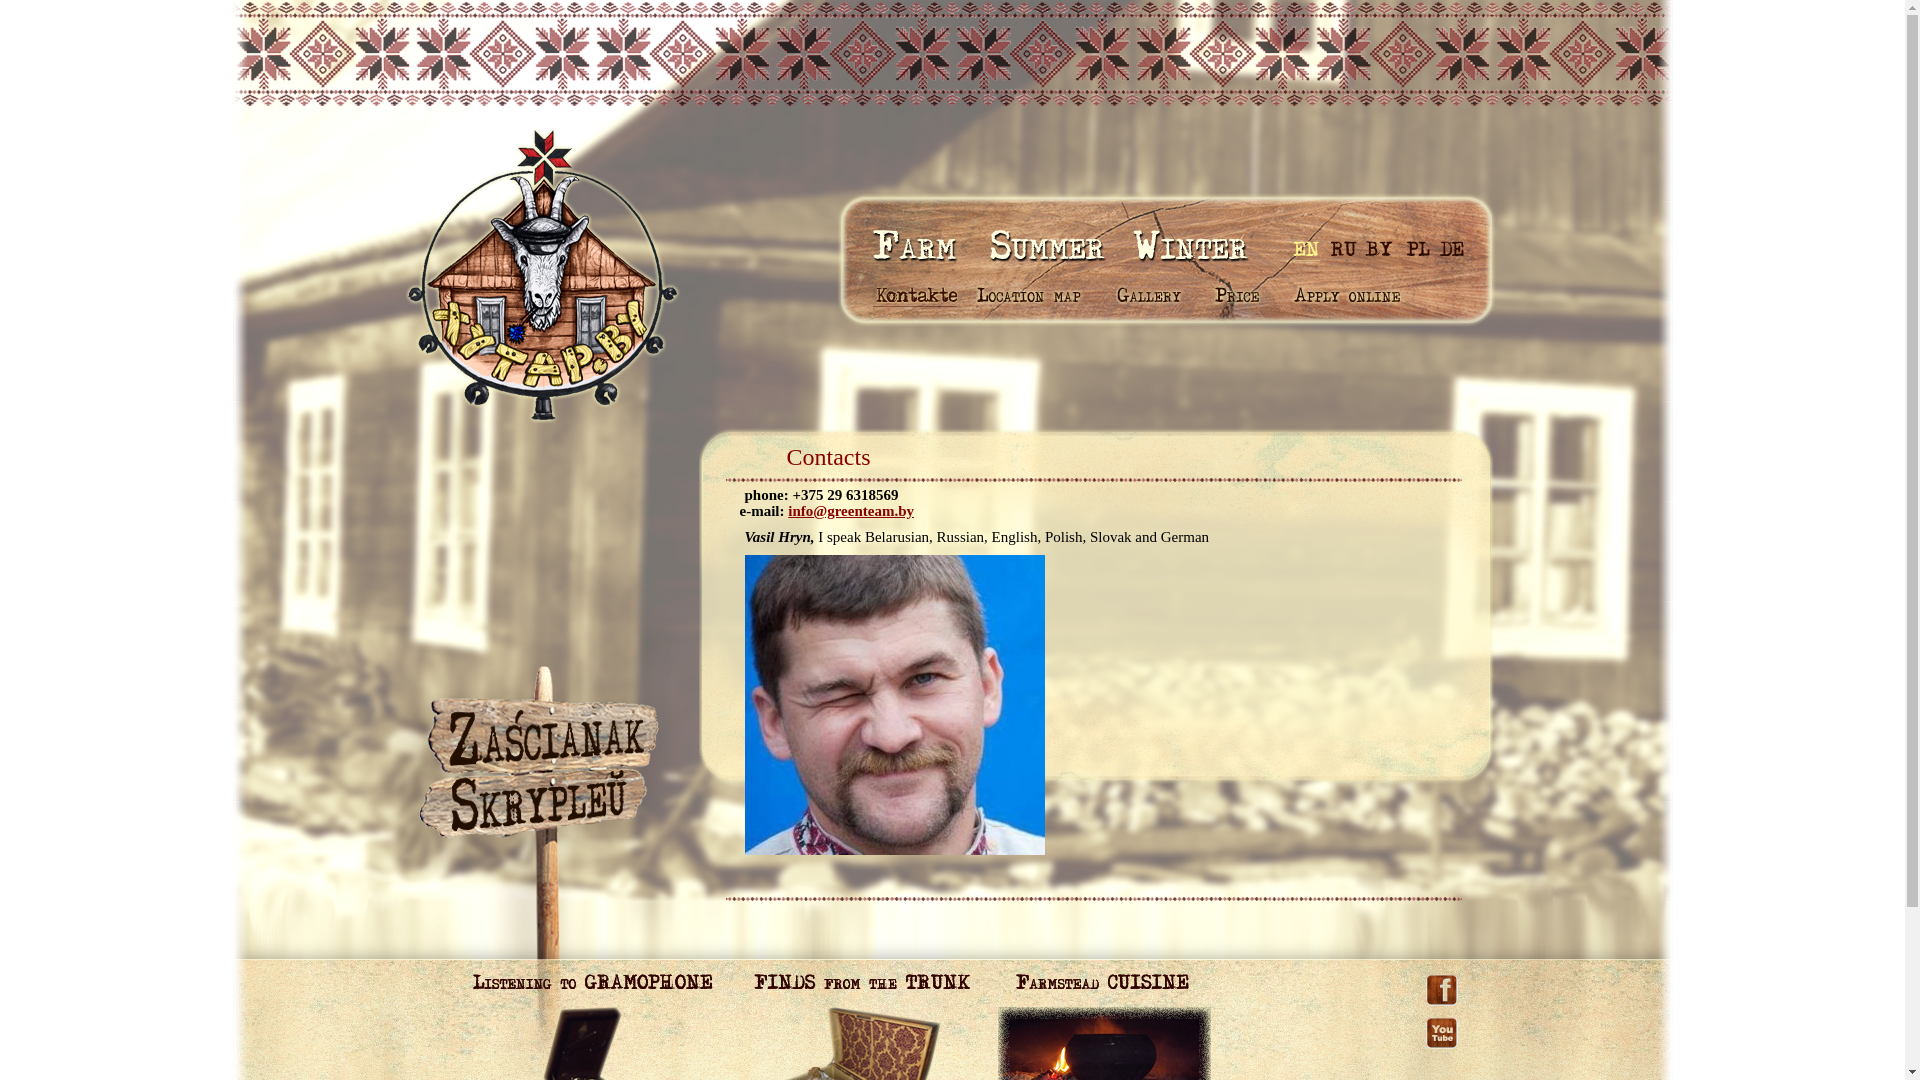  What do you see at coordinates (1343, 247) in the screenshot?
I see `'RU'` at bounding box center [1343, 247].